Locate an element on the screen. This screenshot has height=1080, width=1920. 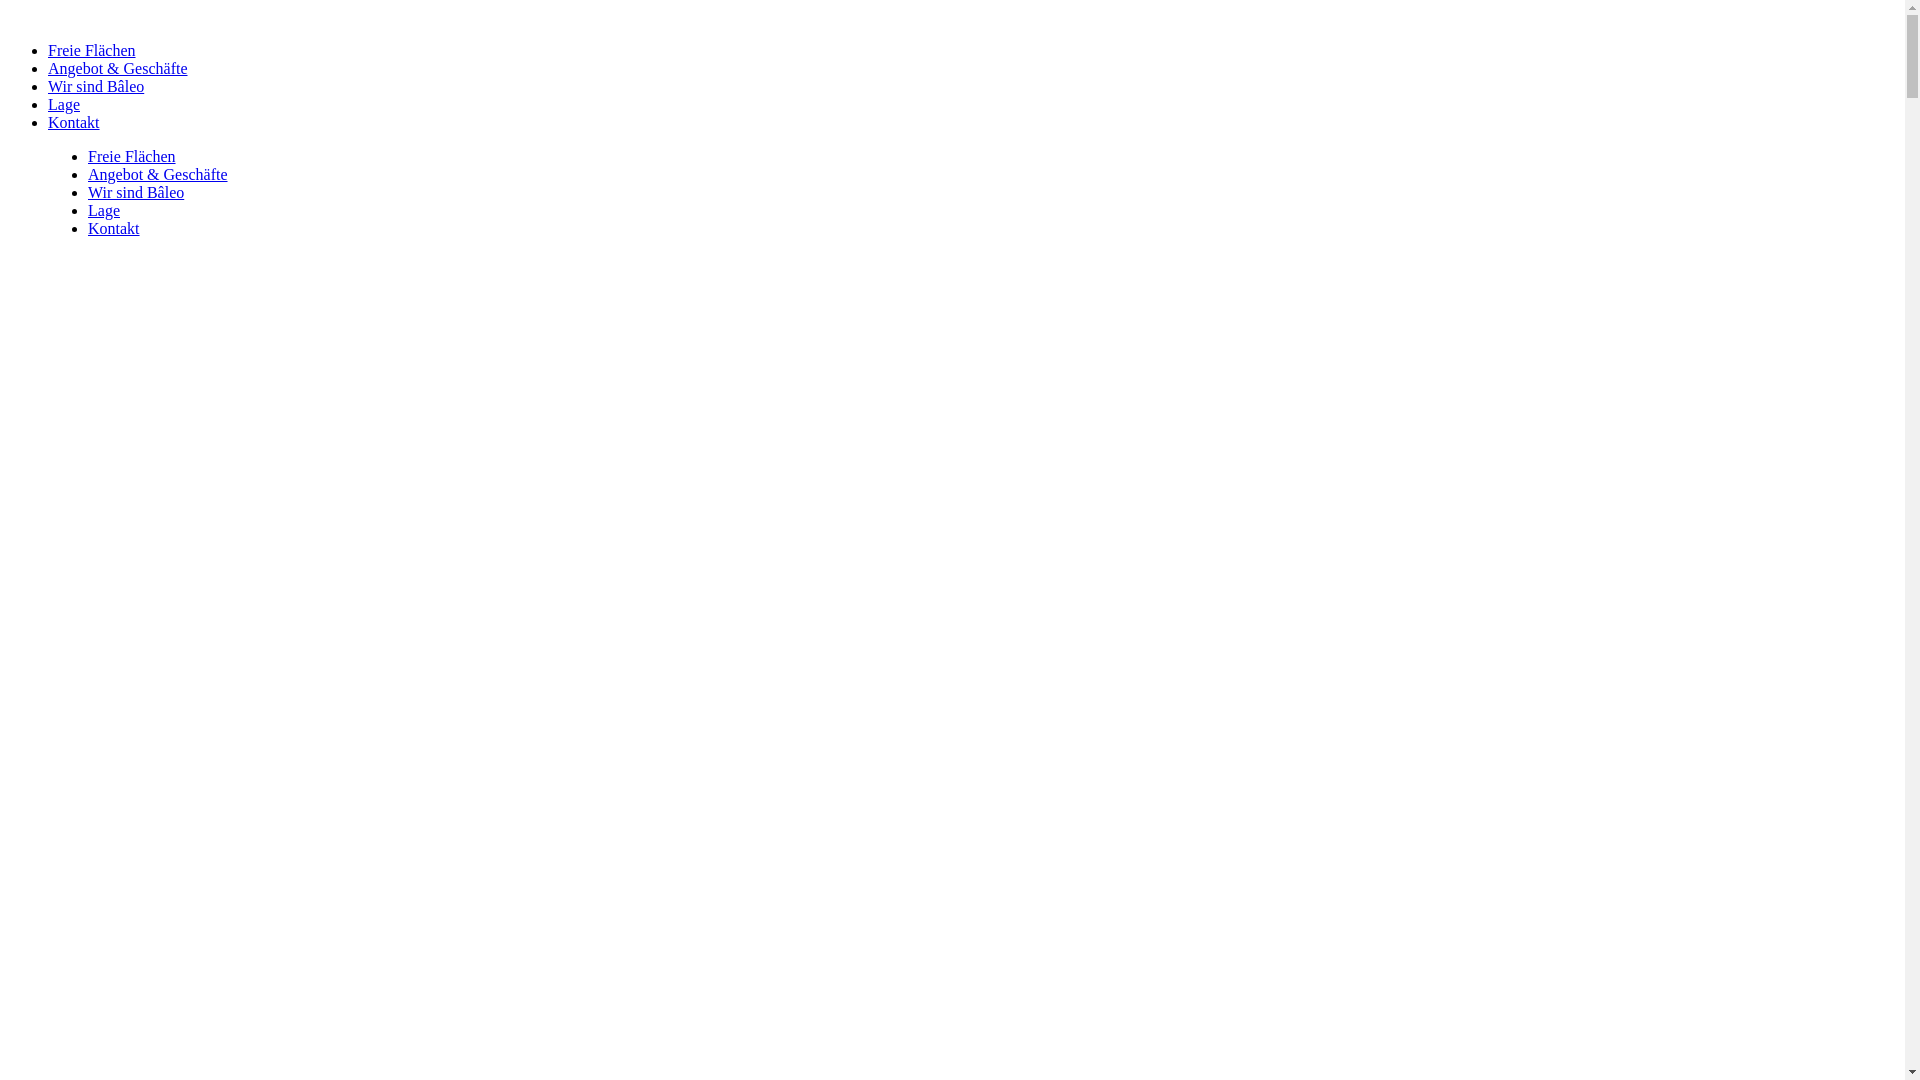
'Kontakt' is located at coordinates (113, 227).